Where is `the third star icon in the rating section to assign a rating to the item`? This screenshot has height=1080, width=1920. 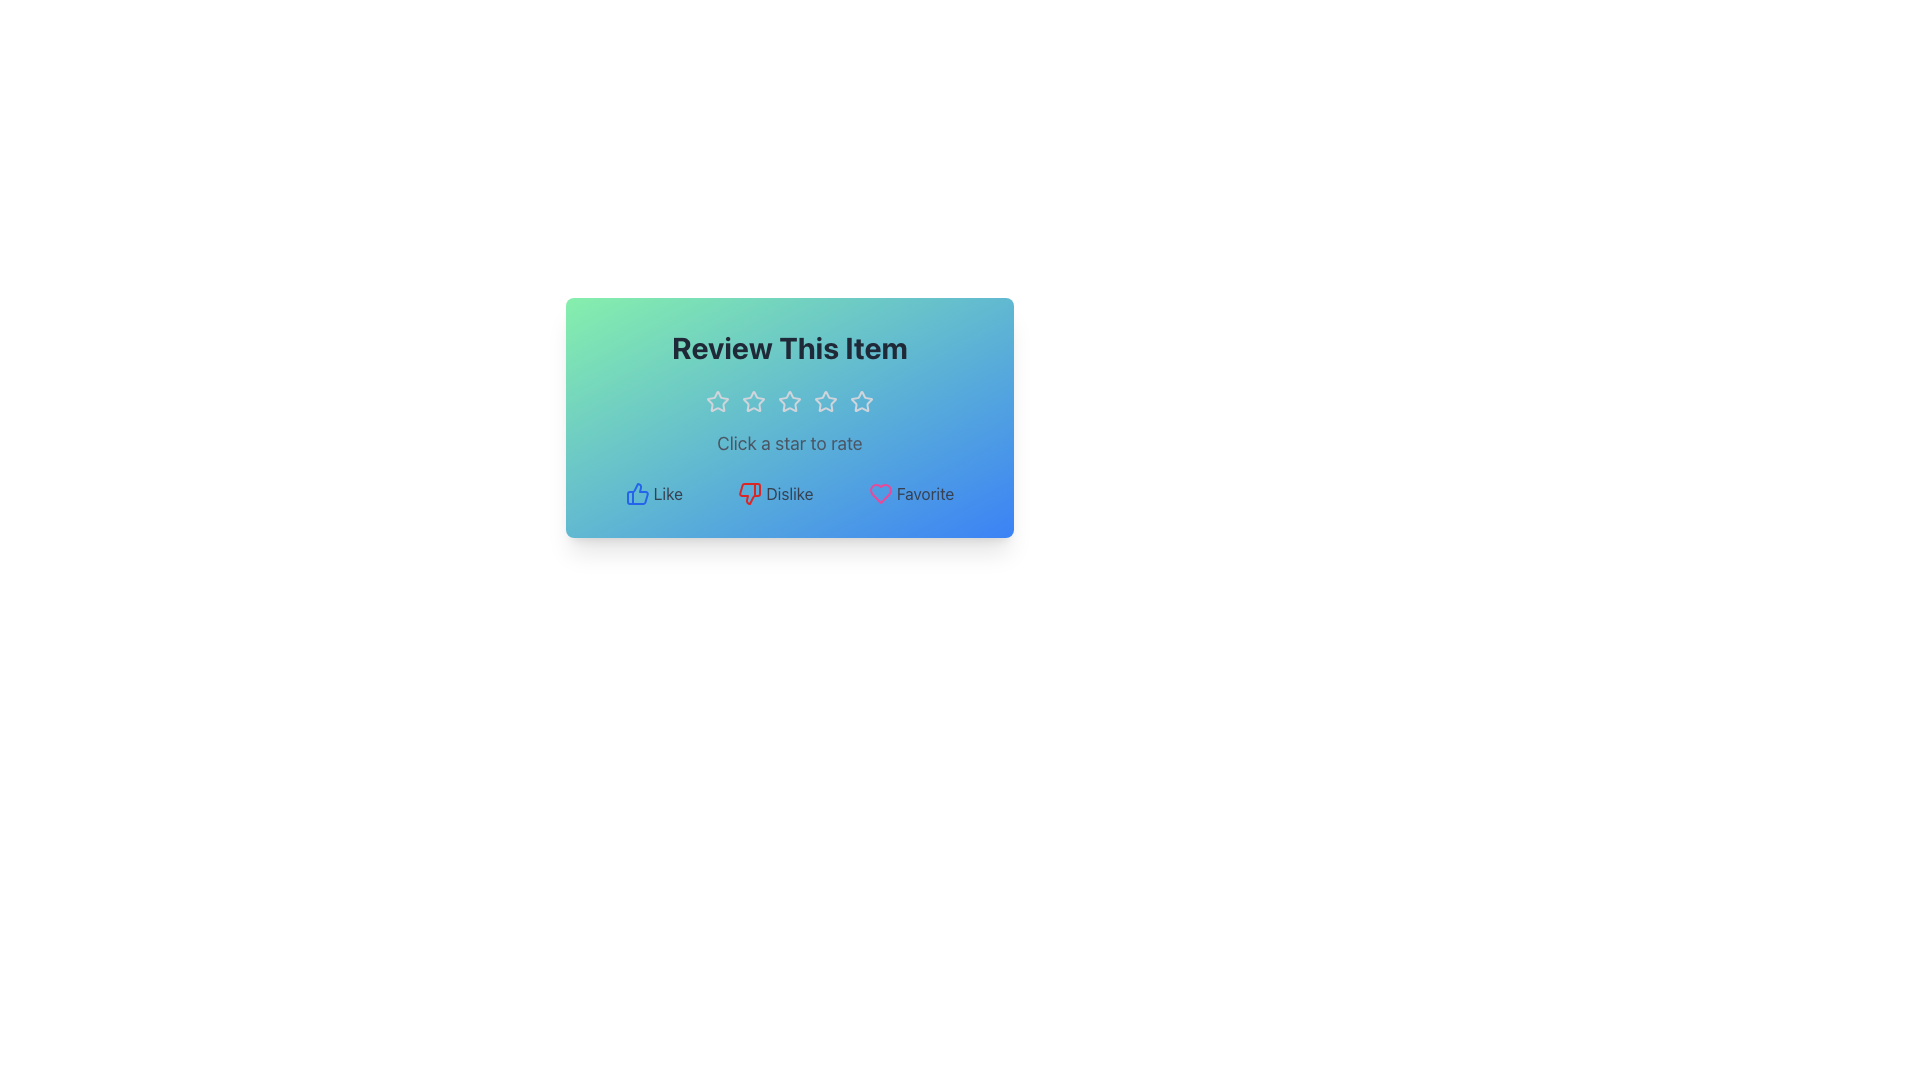 the third star icon in the rating section to assign a rating to the item is located at coordinates (789, 401).